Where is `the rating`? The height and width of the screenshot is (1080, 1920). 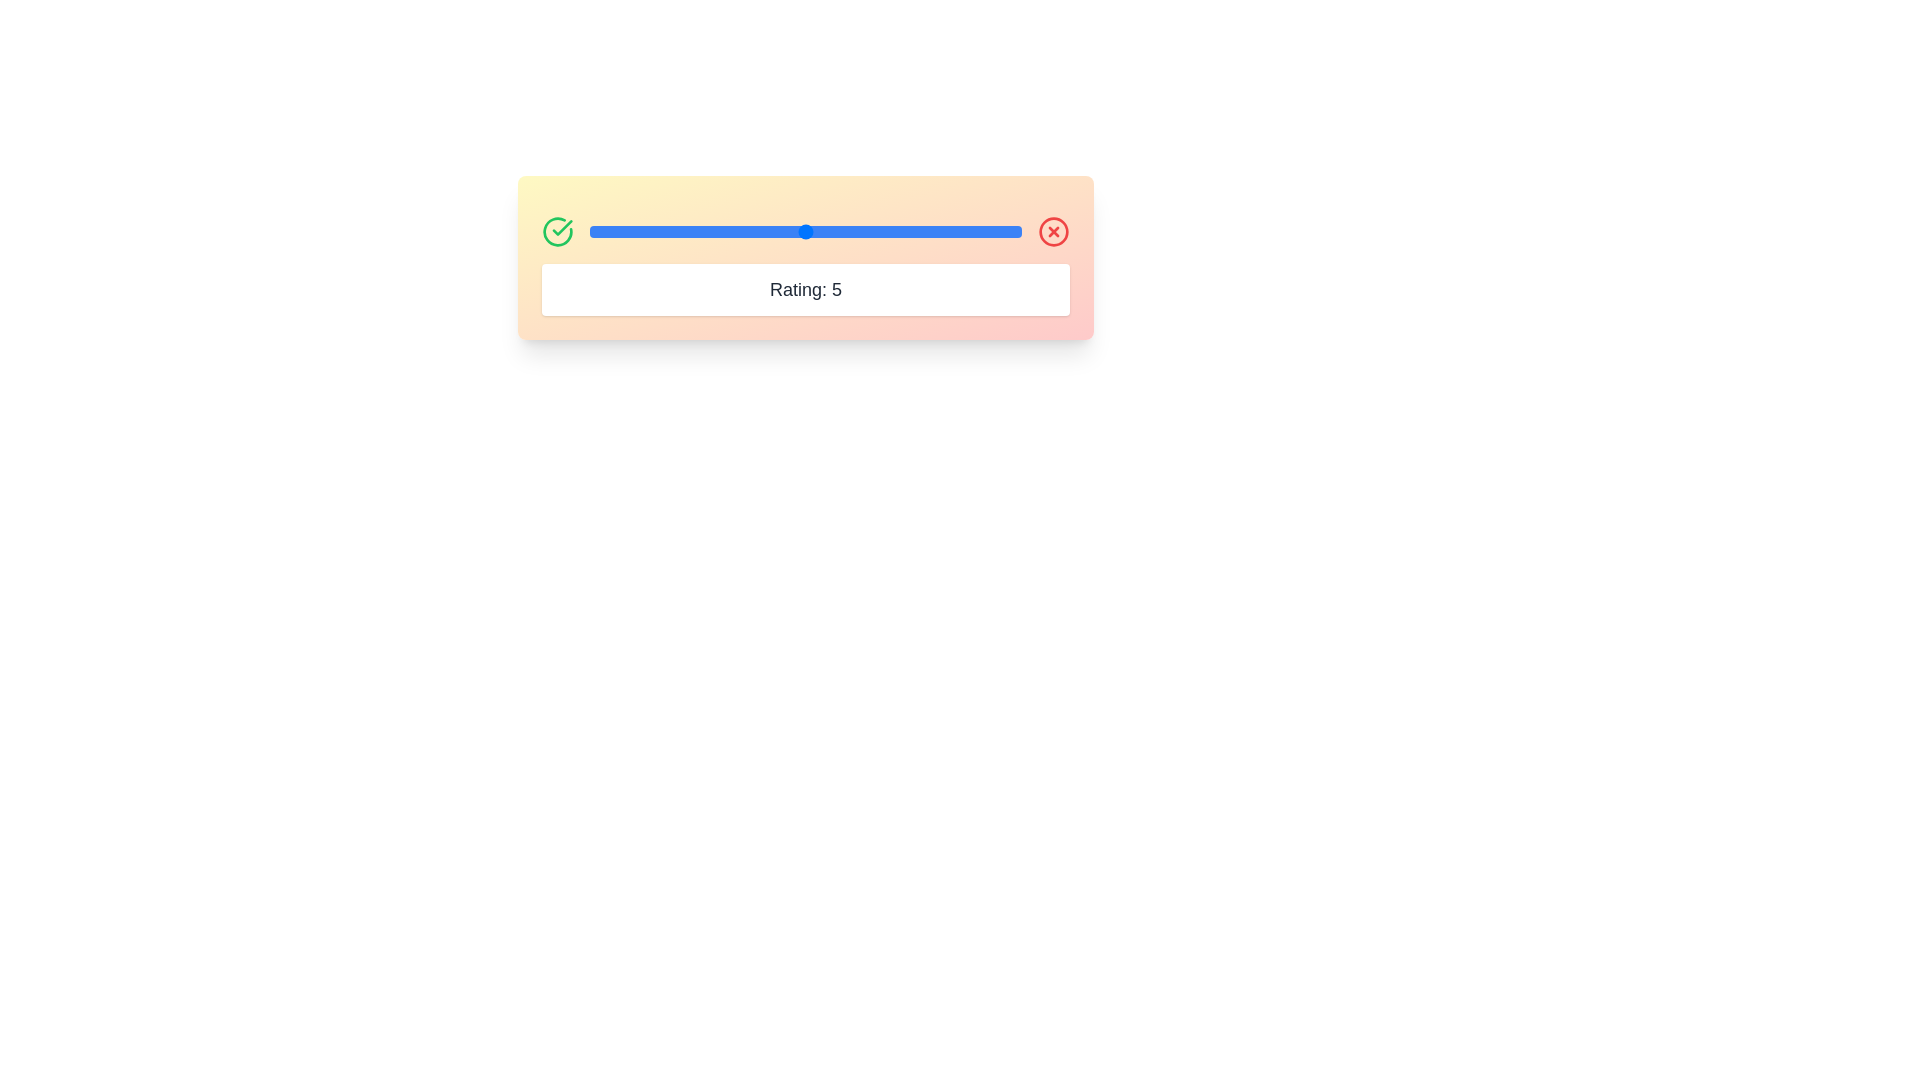 the rating is located at coordinates (849, 230).